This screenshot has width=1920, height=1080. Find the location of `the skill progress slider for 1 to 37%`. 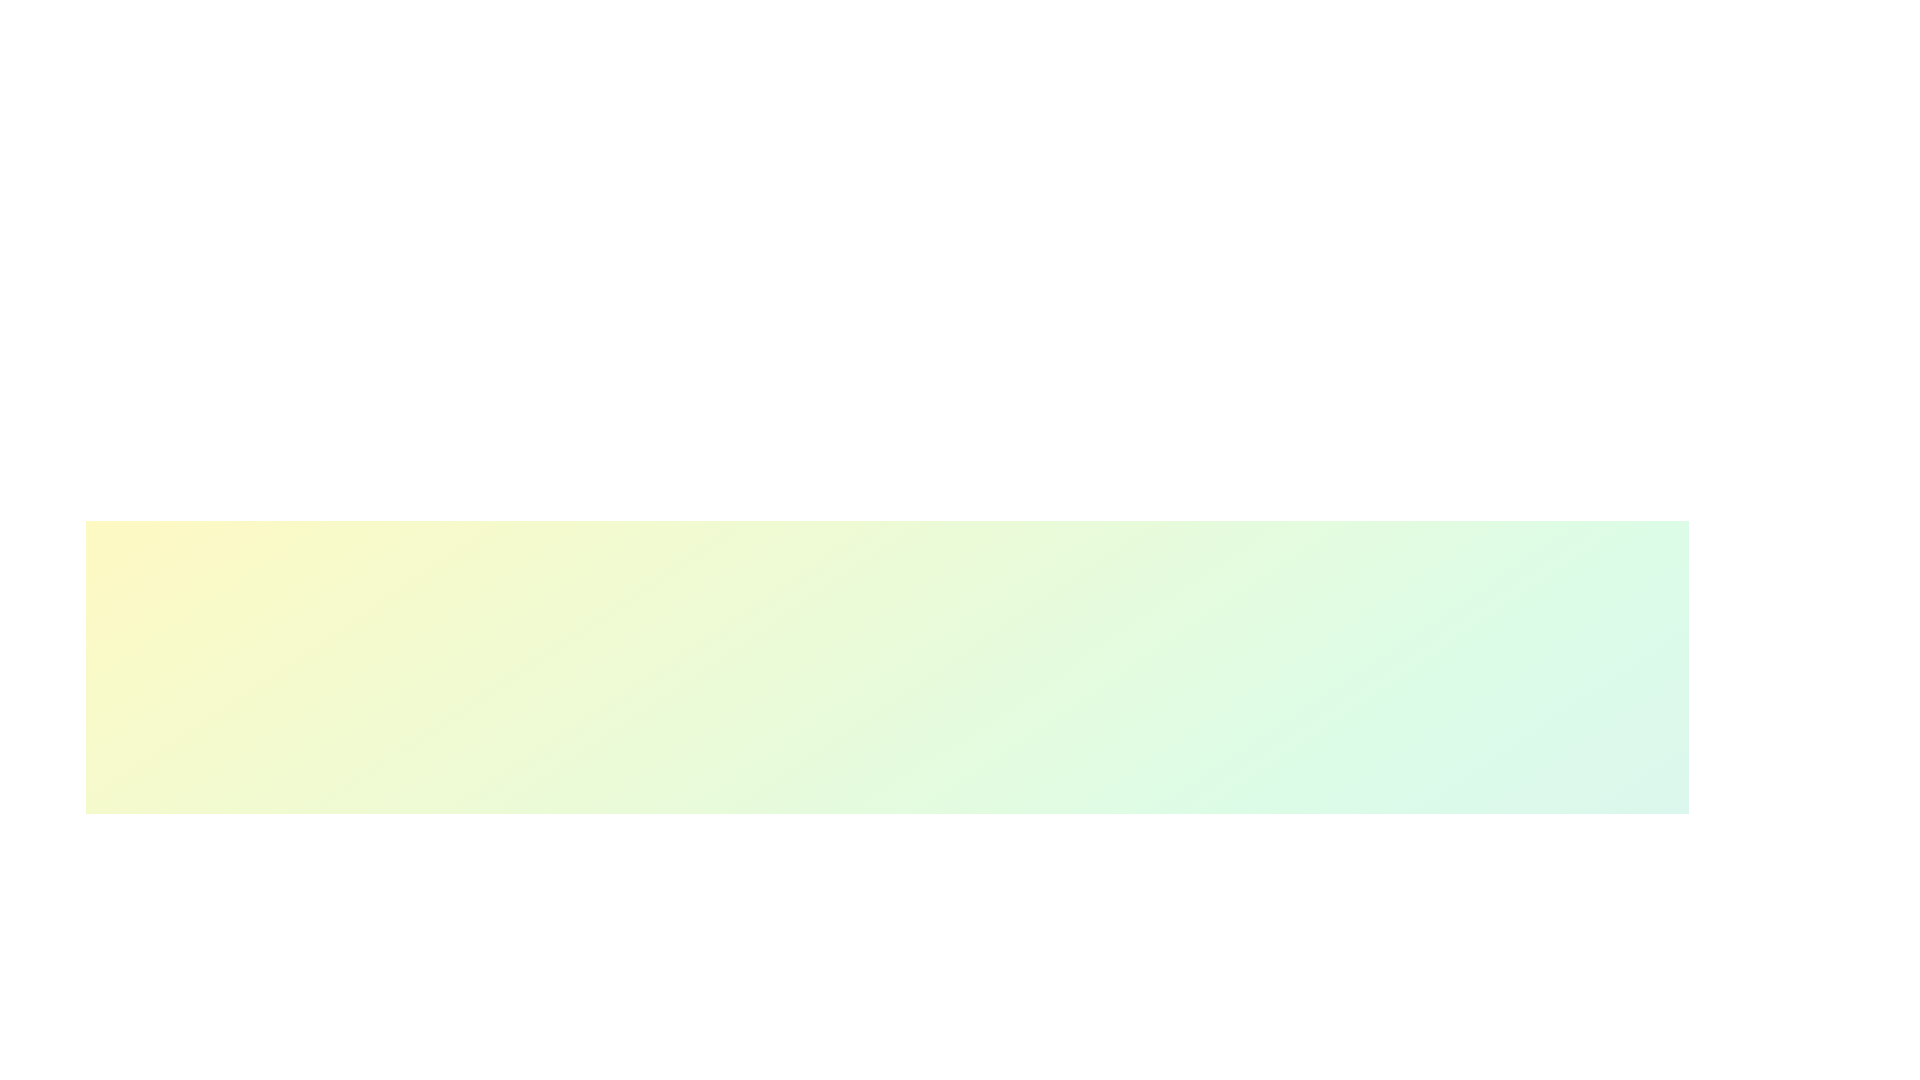

the skill progress slider for 1 to 37% is located at coordinates (829, 1068).